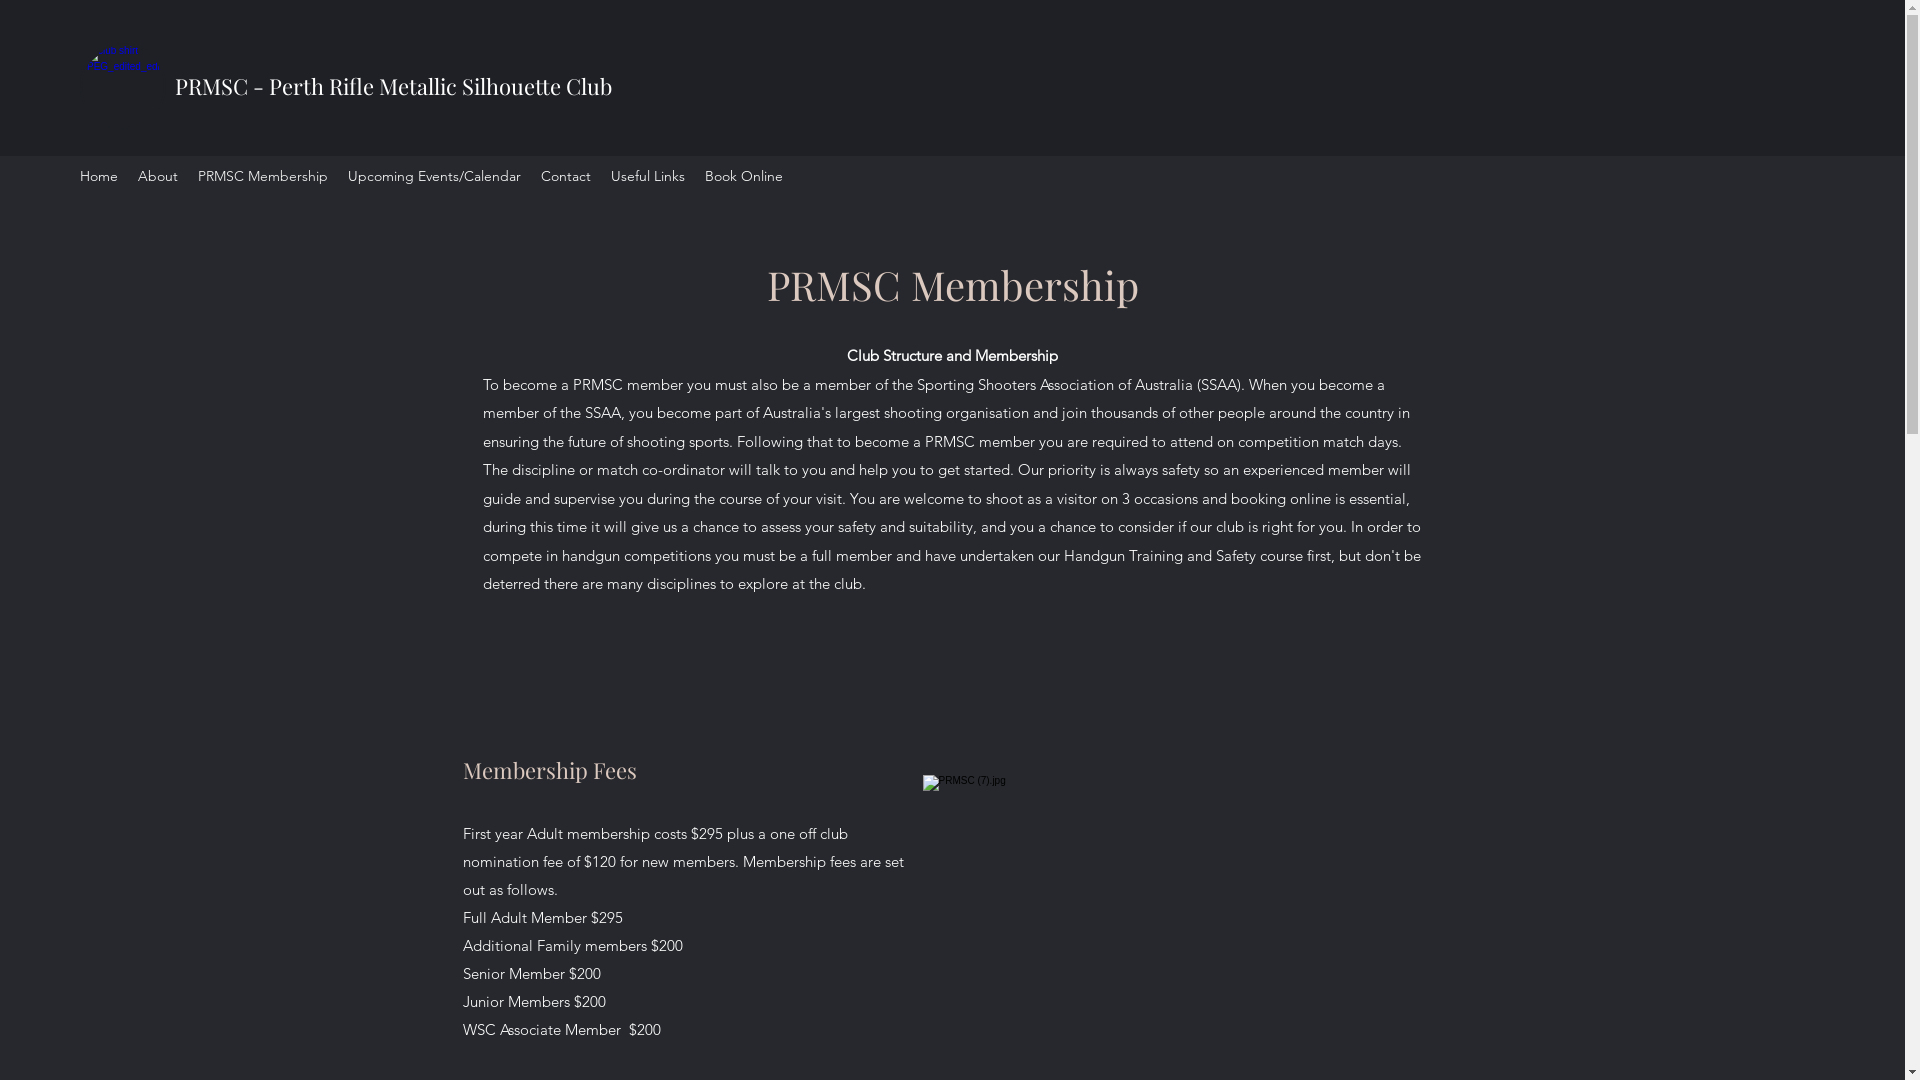 Image resolution: width=1920 pixels, height=1080 pixels. I want to click on 'Upcoming Events/Calendar', so click(433, 175).